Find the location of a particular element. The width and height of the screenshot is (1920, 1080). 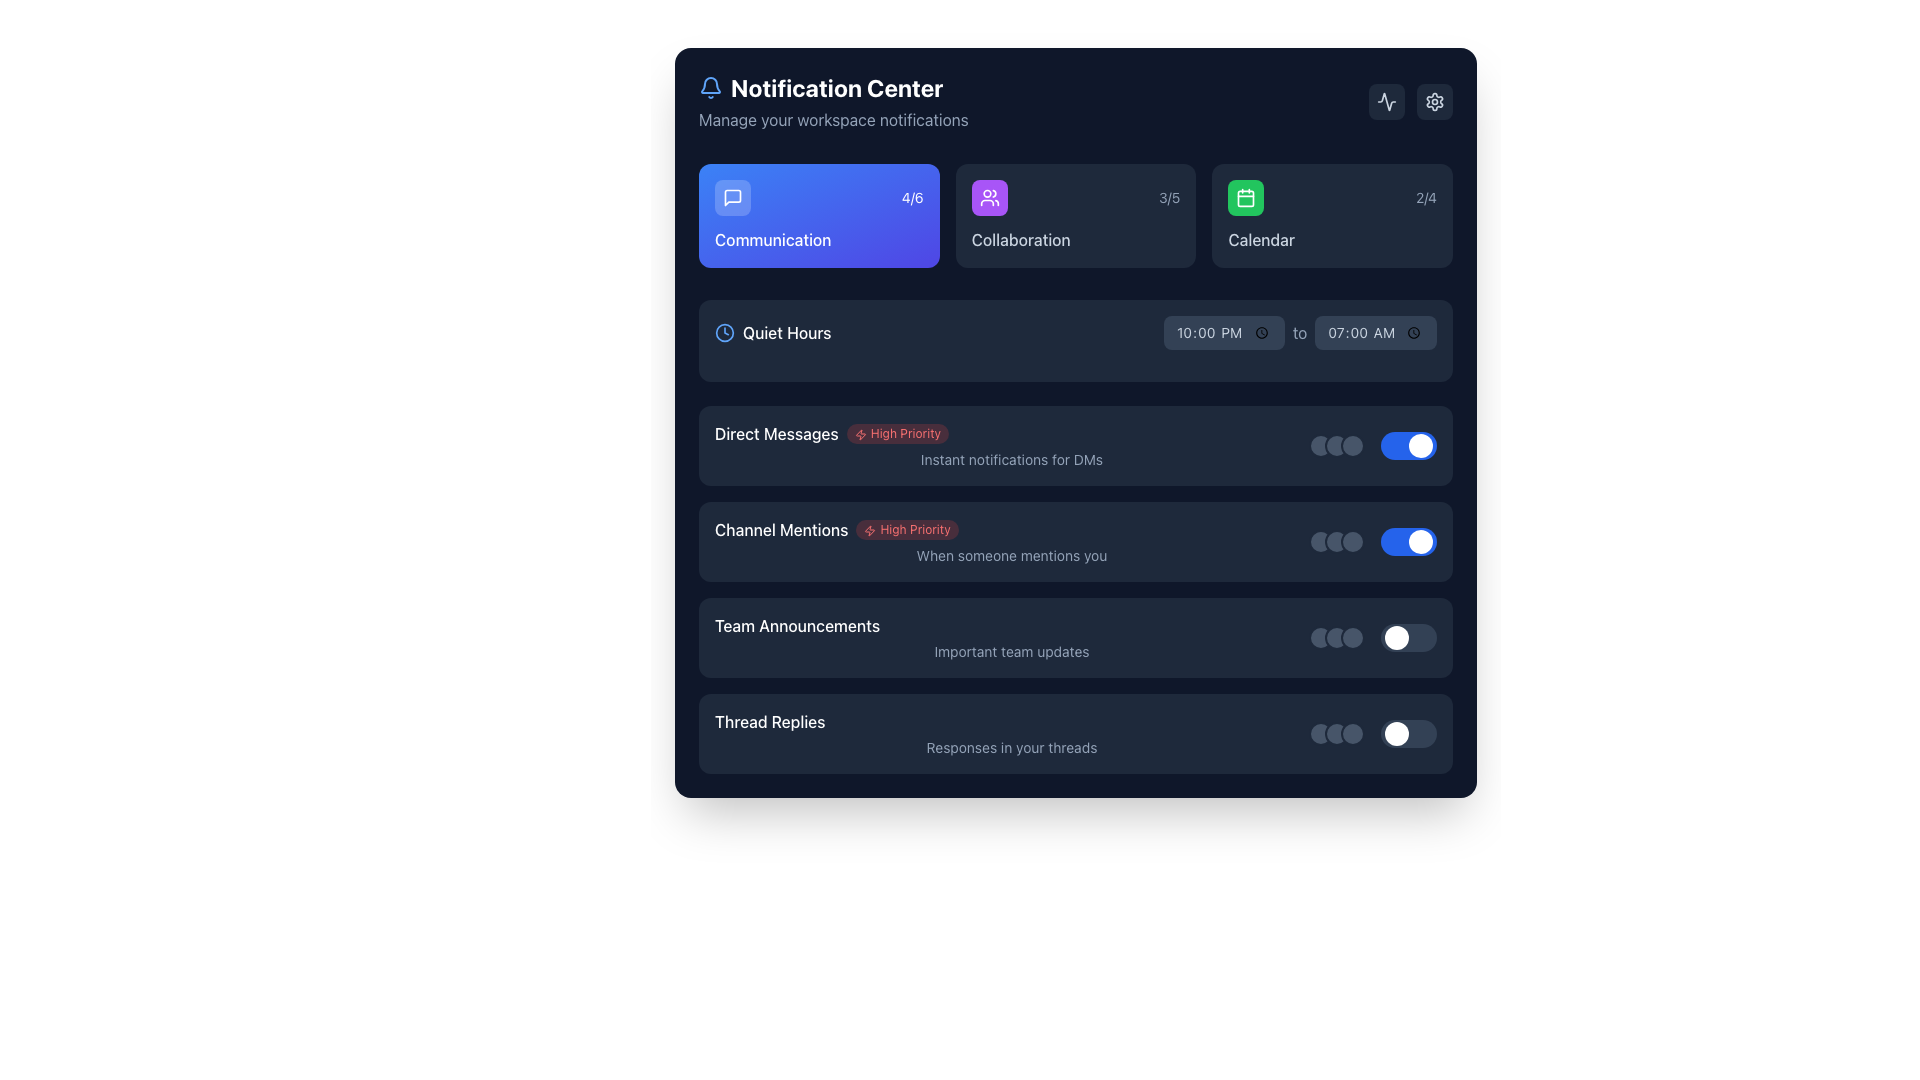

the gear-shaped settings icon located at the top-right corner of the interface is located at coordinates (1434, 101).